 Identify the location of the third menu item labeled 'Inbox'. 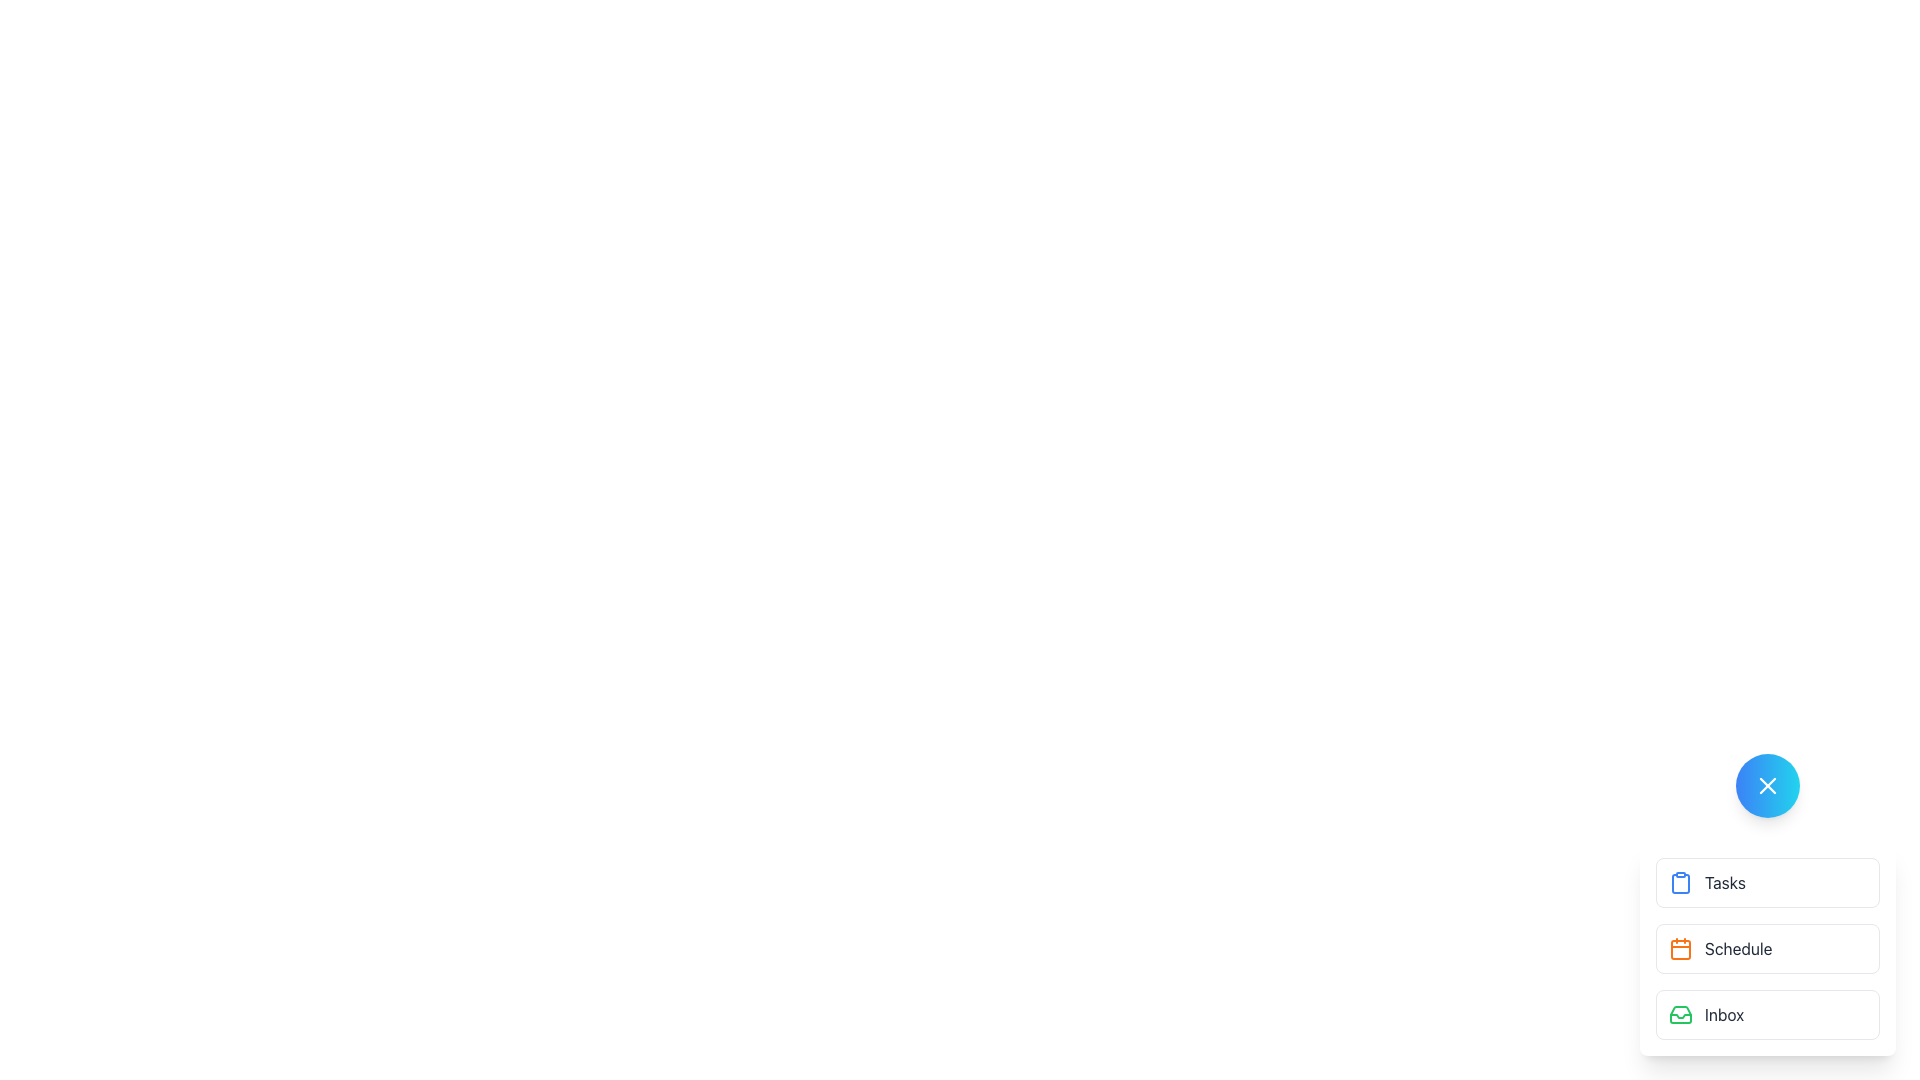
(1767, 1014).